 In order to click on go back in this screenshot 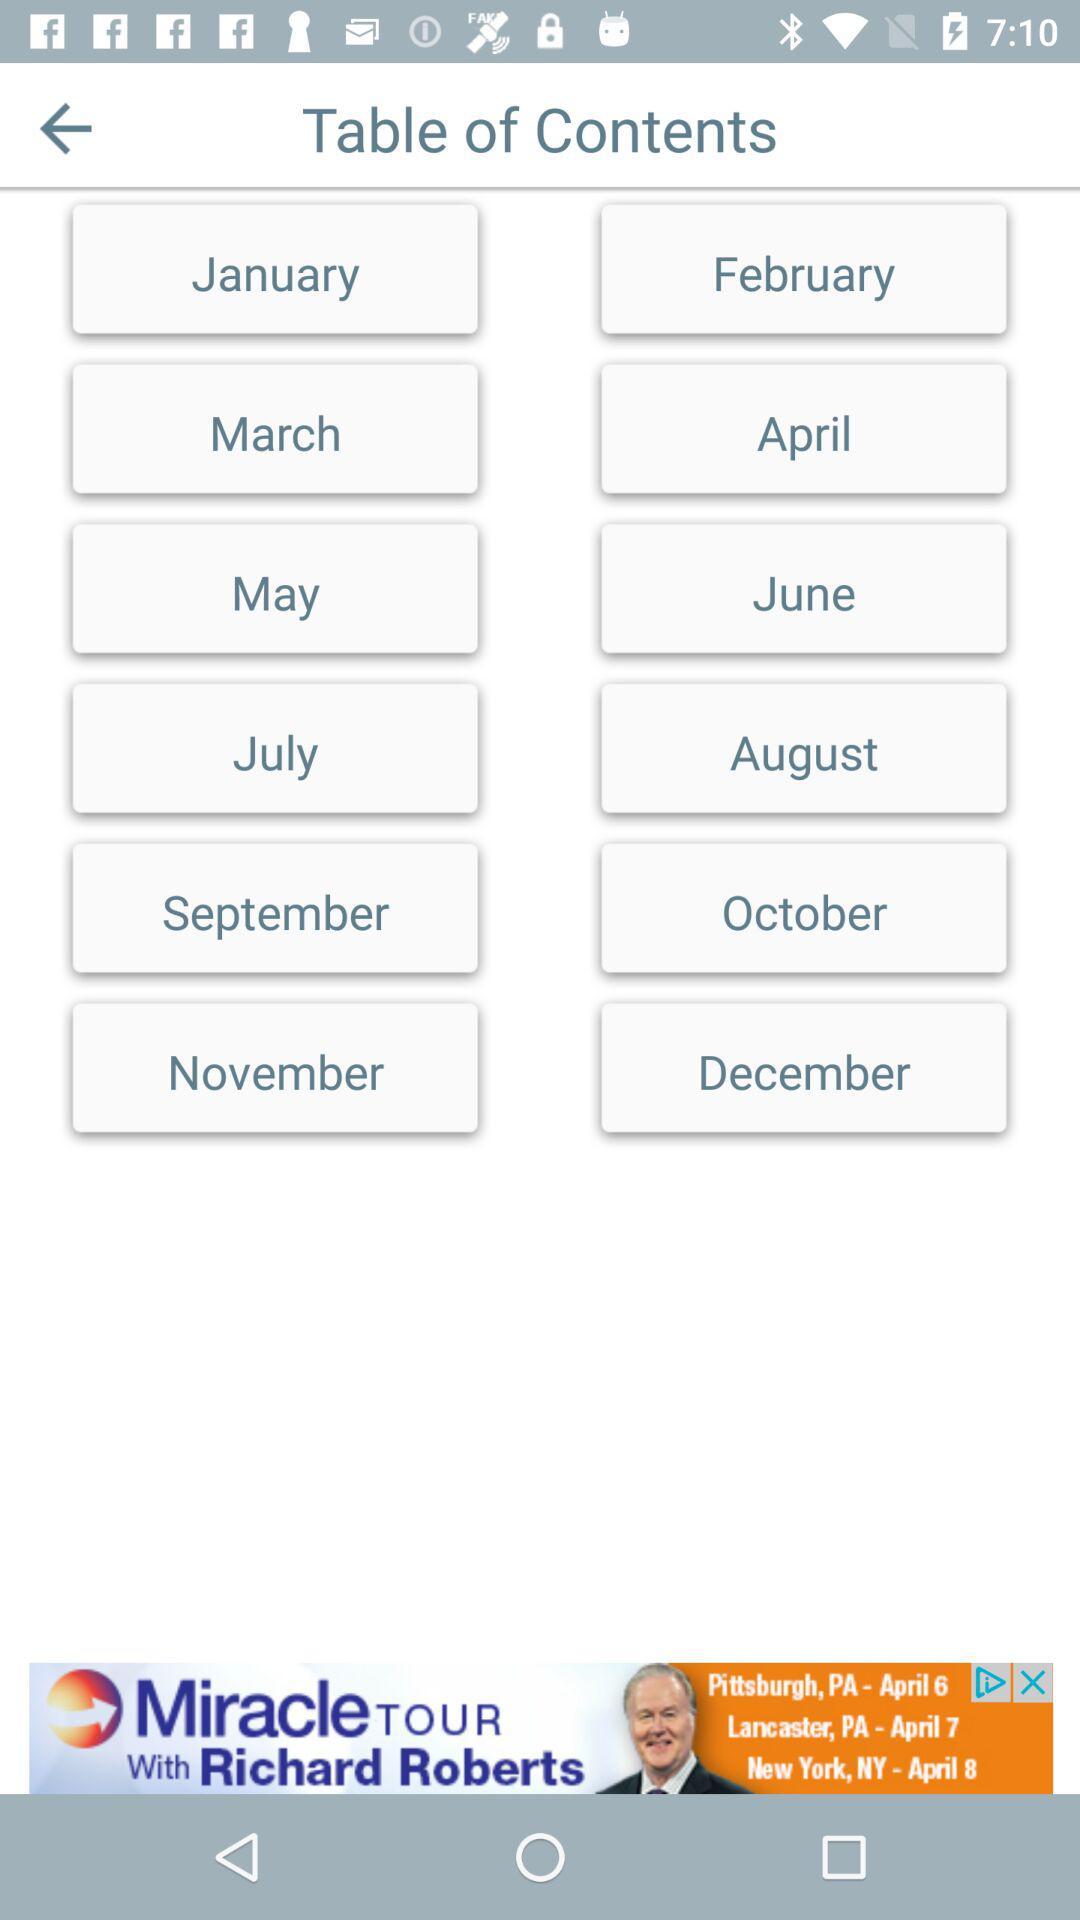, I will do `click(64, 127)`.